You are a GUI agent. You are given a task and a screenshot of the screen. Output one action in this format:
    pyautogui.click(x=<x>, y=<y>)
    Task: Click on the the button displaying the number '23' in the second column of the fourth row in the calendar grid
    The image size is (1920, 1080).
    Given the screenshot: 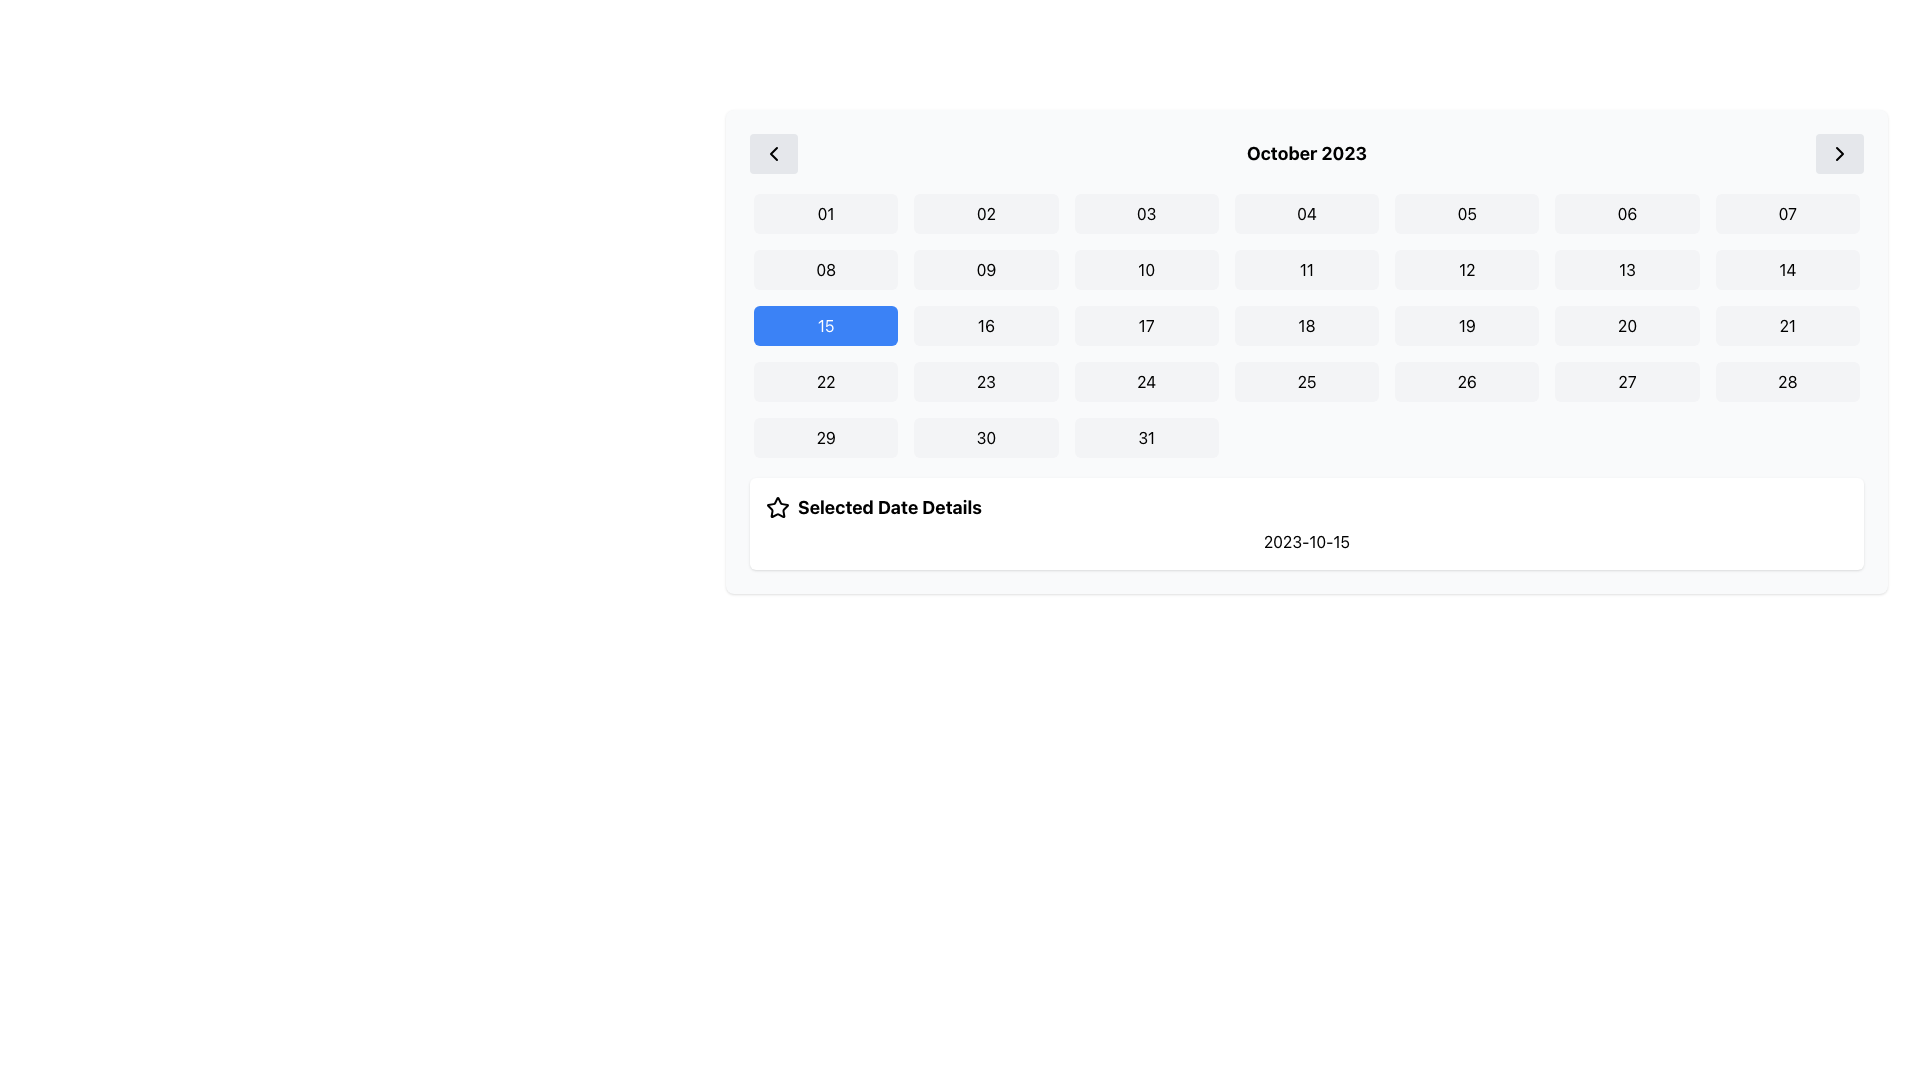 What is the action you would take?
    pyautogui.click(x=986, y=381)
    